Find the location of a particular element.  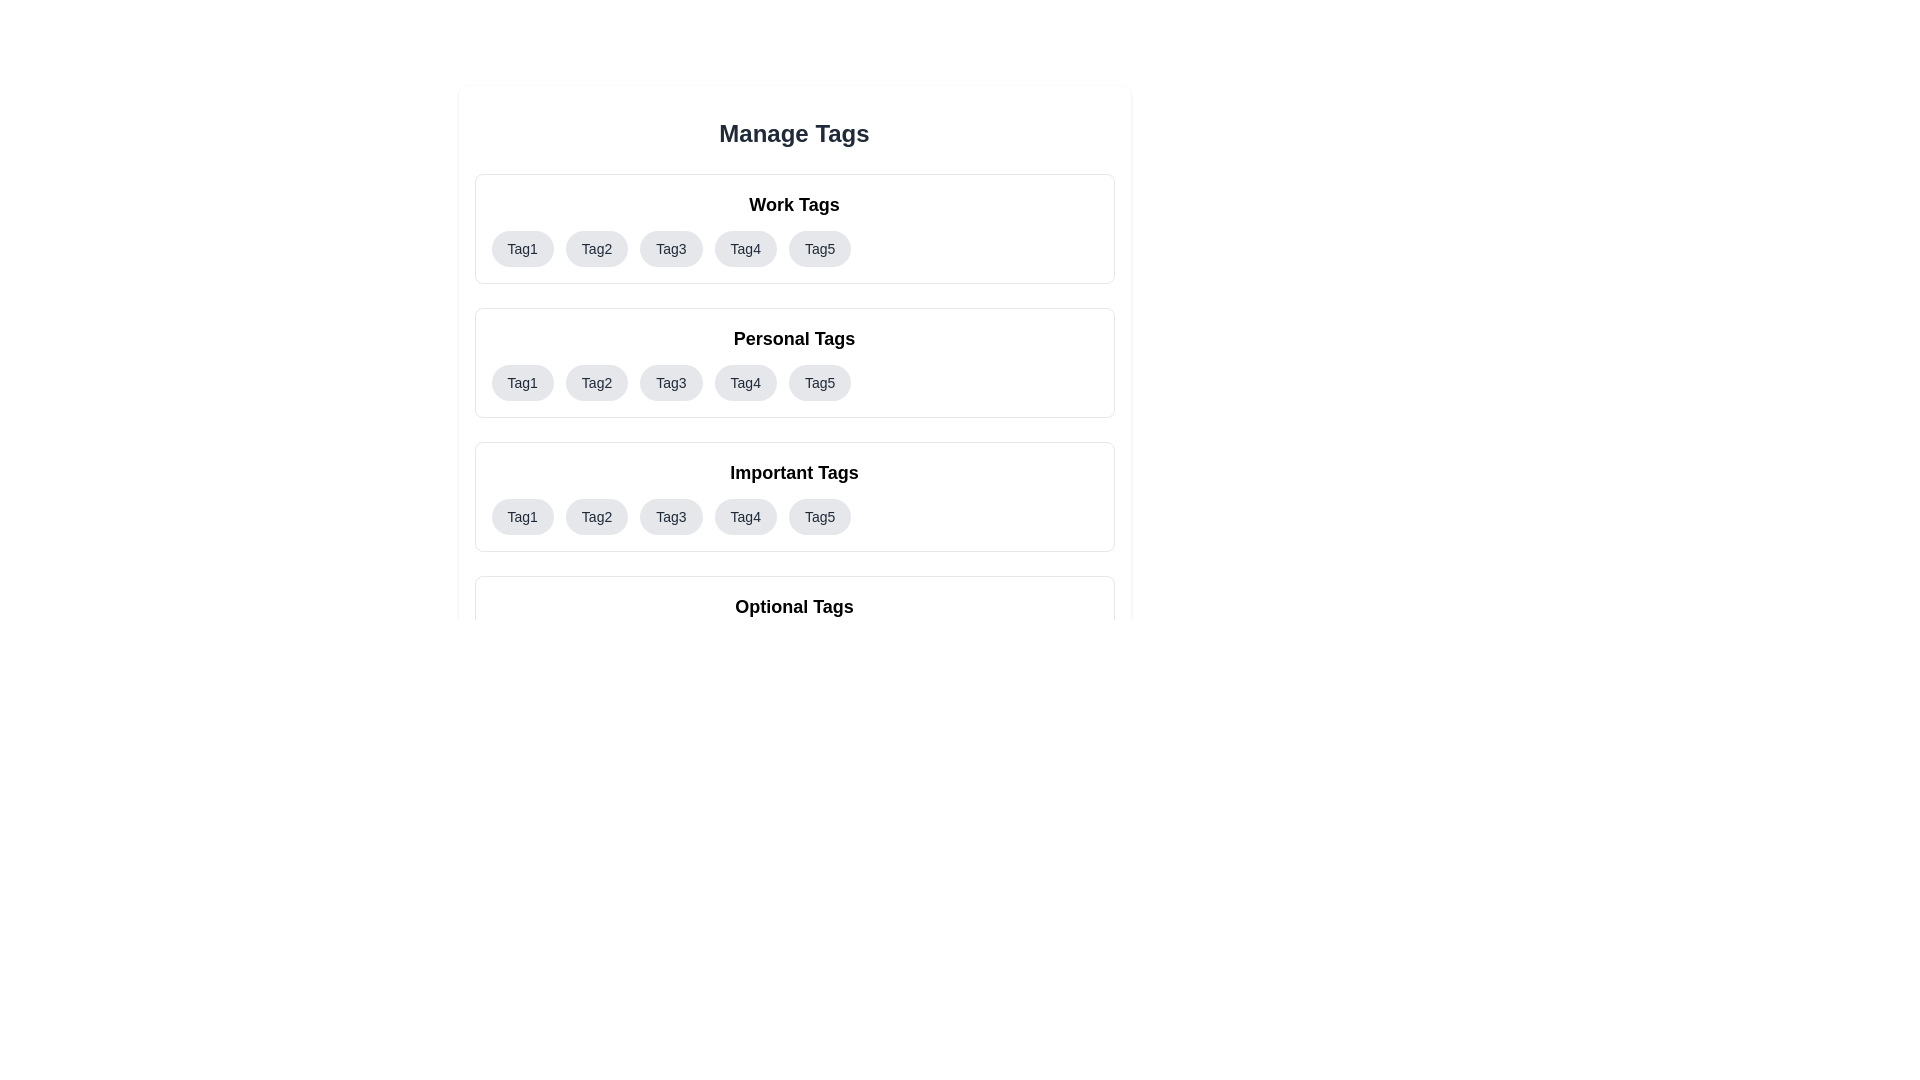

the individual interactive tag within the horizontal group of tags labeled 'Tag1', 'Tag2', 'Tag3', 'Tag4', and 'Tag5' for accessibility purposes is located at coordinates (793, 248).